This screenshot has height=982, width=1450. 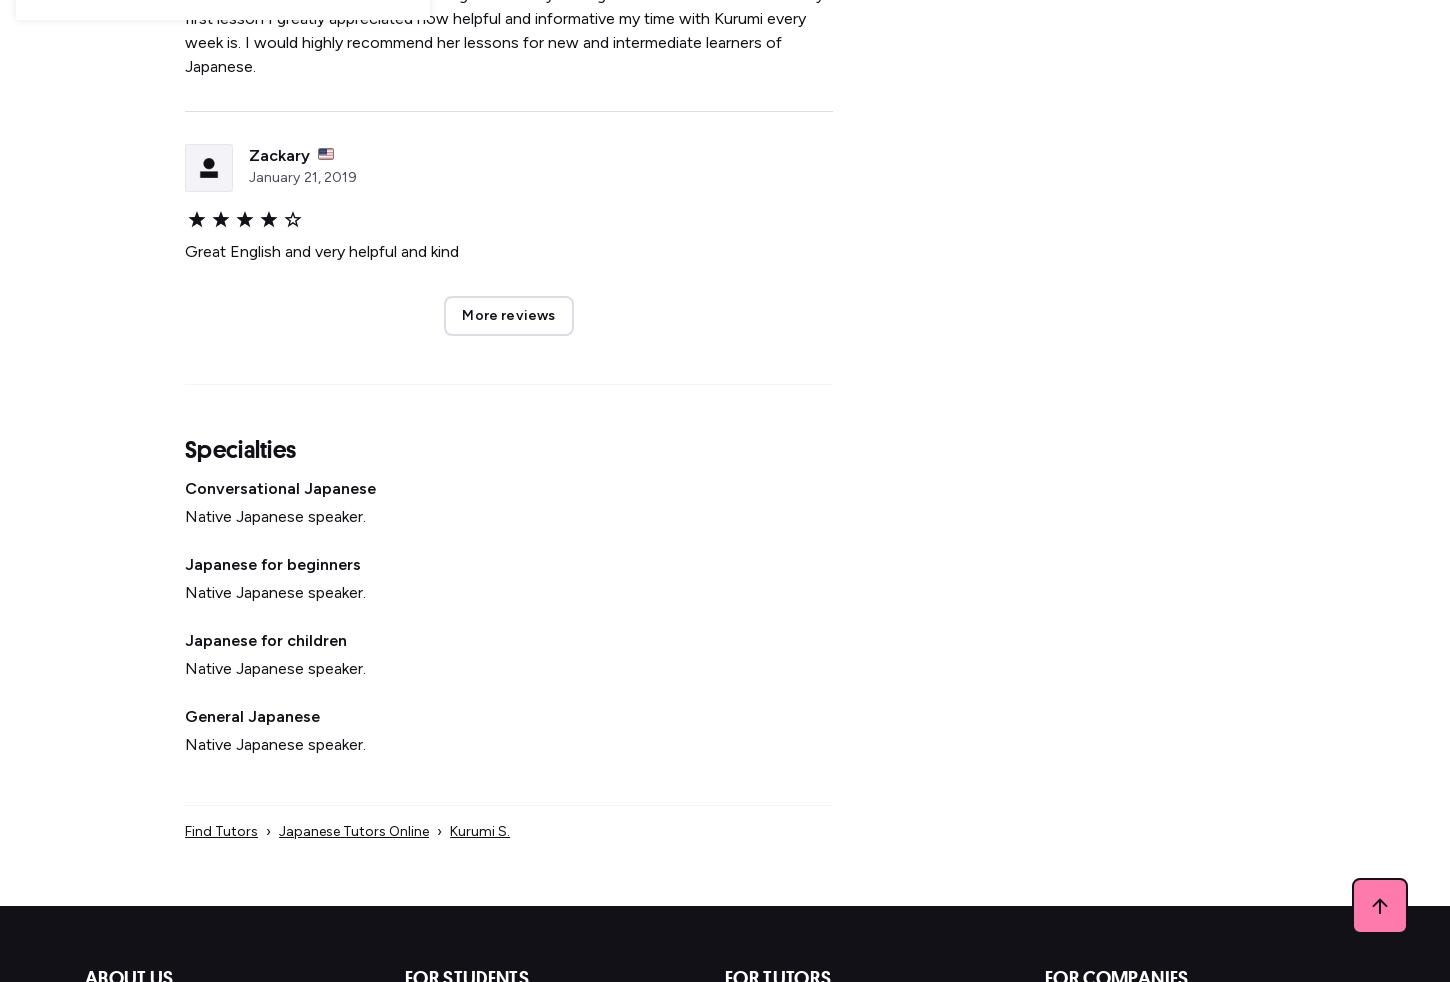 What do you see at coordinates (279, 154) in the screenshot?
I see `'Zackary'` at bounding box center [279, 154].